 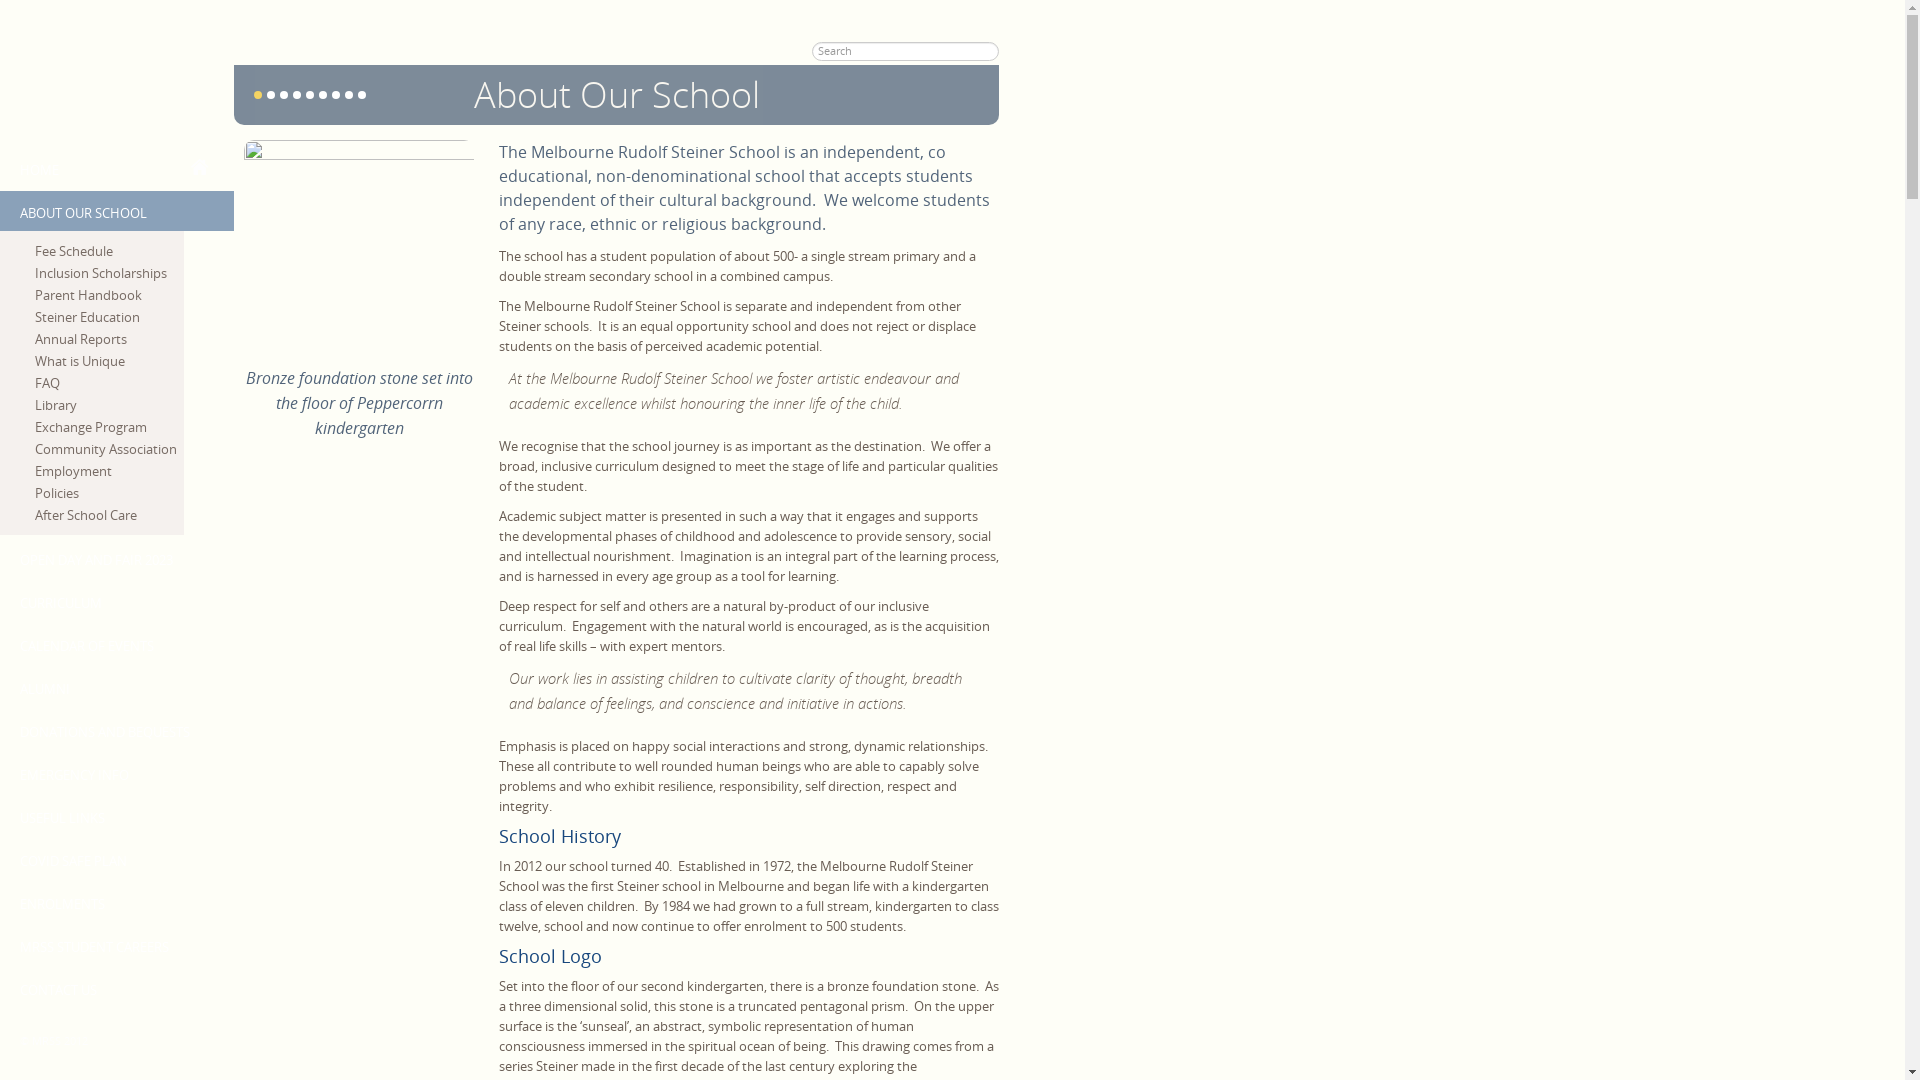 What do you see at coordinates (70, 10) in the screenshot?
I see `'Skip to primary content'` at bounding box center [70, 10].